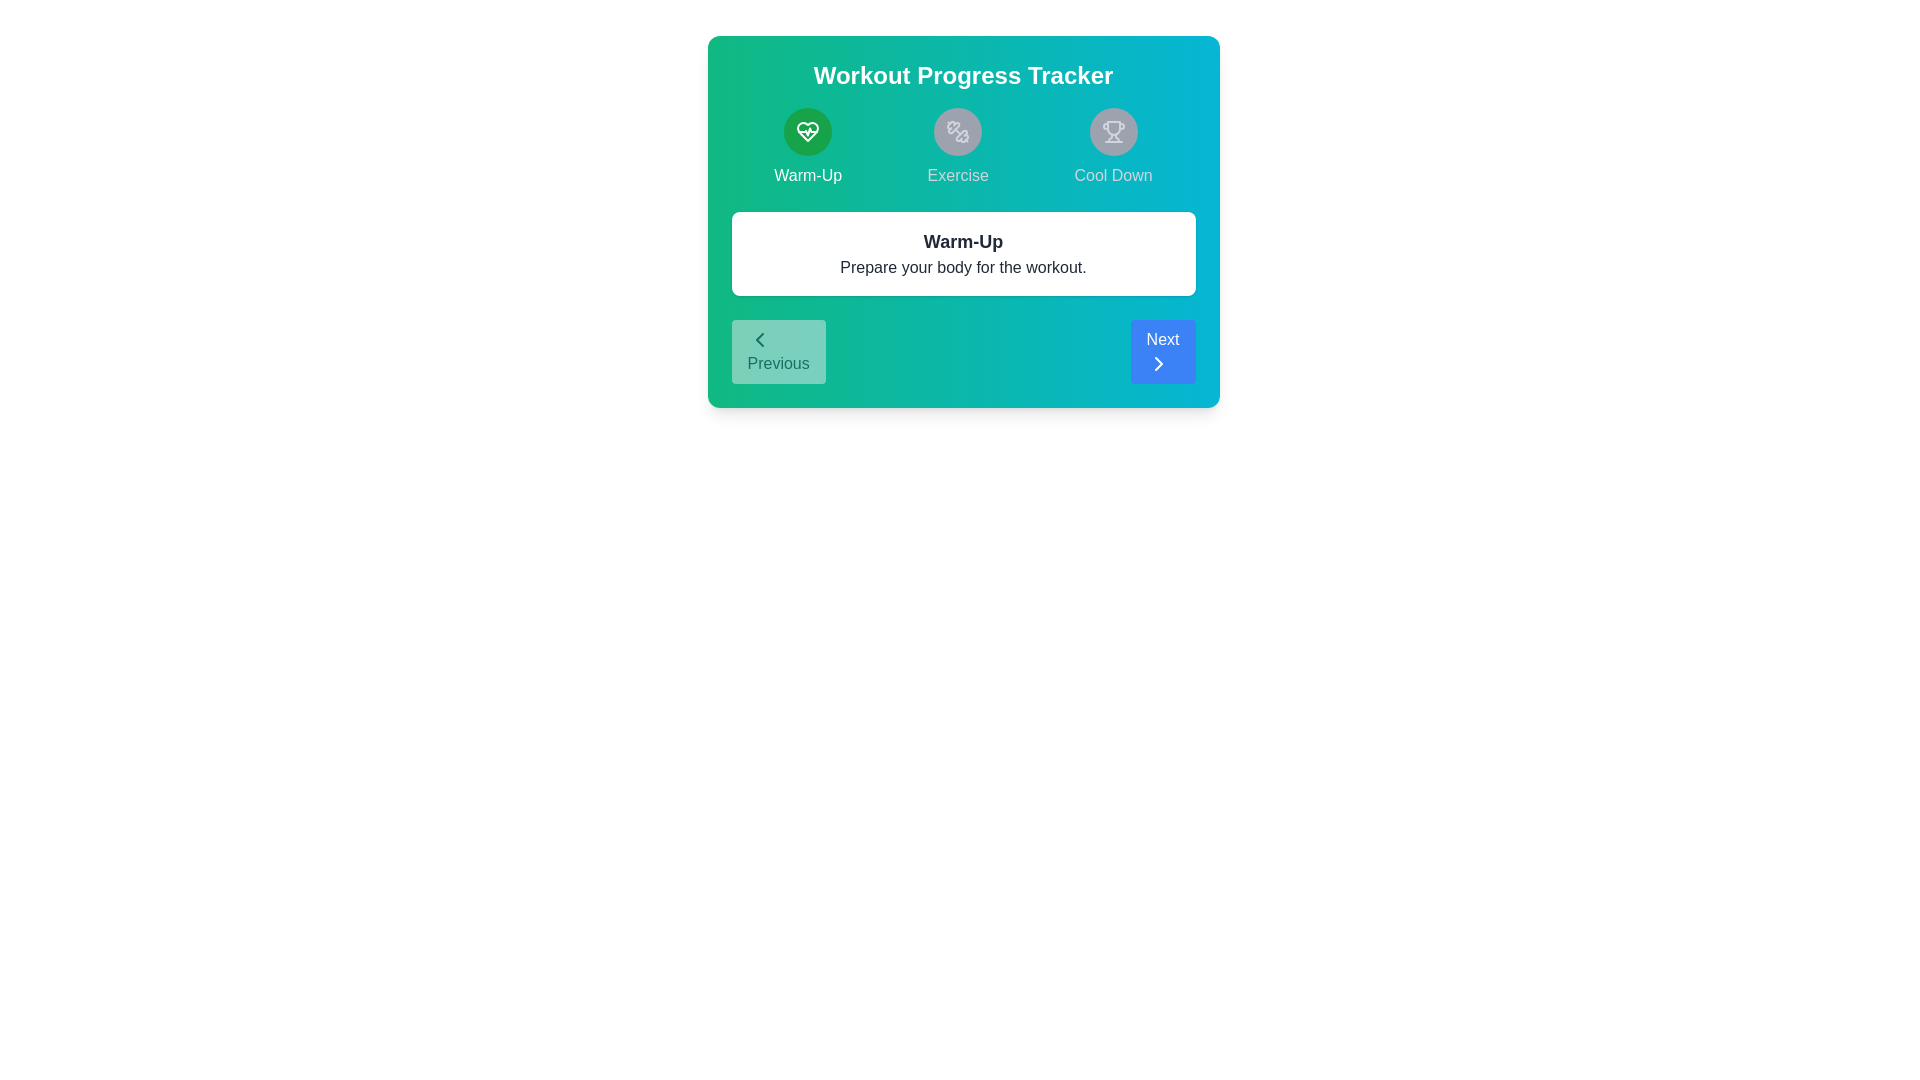  I want to click on the navigation button to move to the next phase, so click(1163, 350).